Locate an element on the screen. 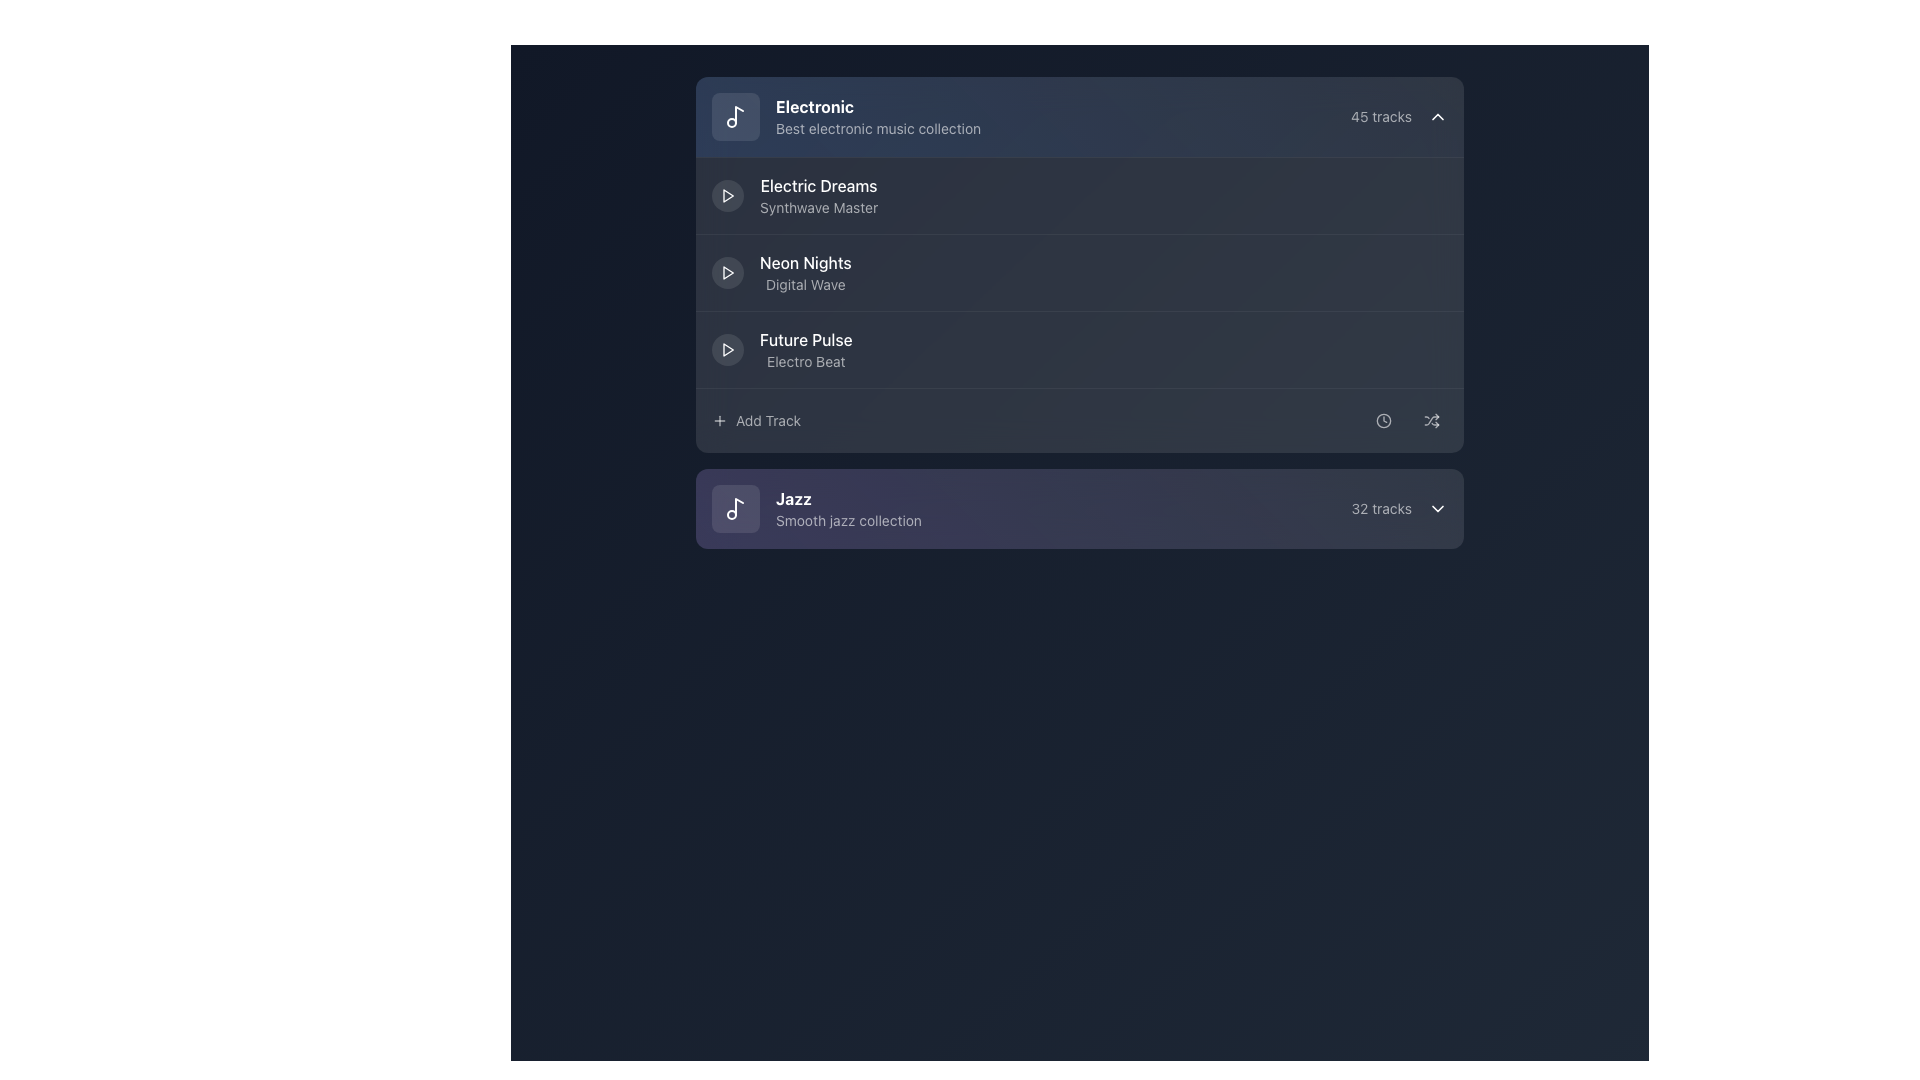 The height and width of the screenshot is (1080, 1920). the music note icon, which is a white SVG graphic with a circular base and stem, located to the left of the 'Electronic' music collection title is located at coordinates (734, 116).